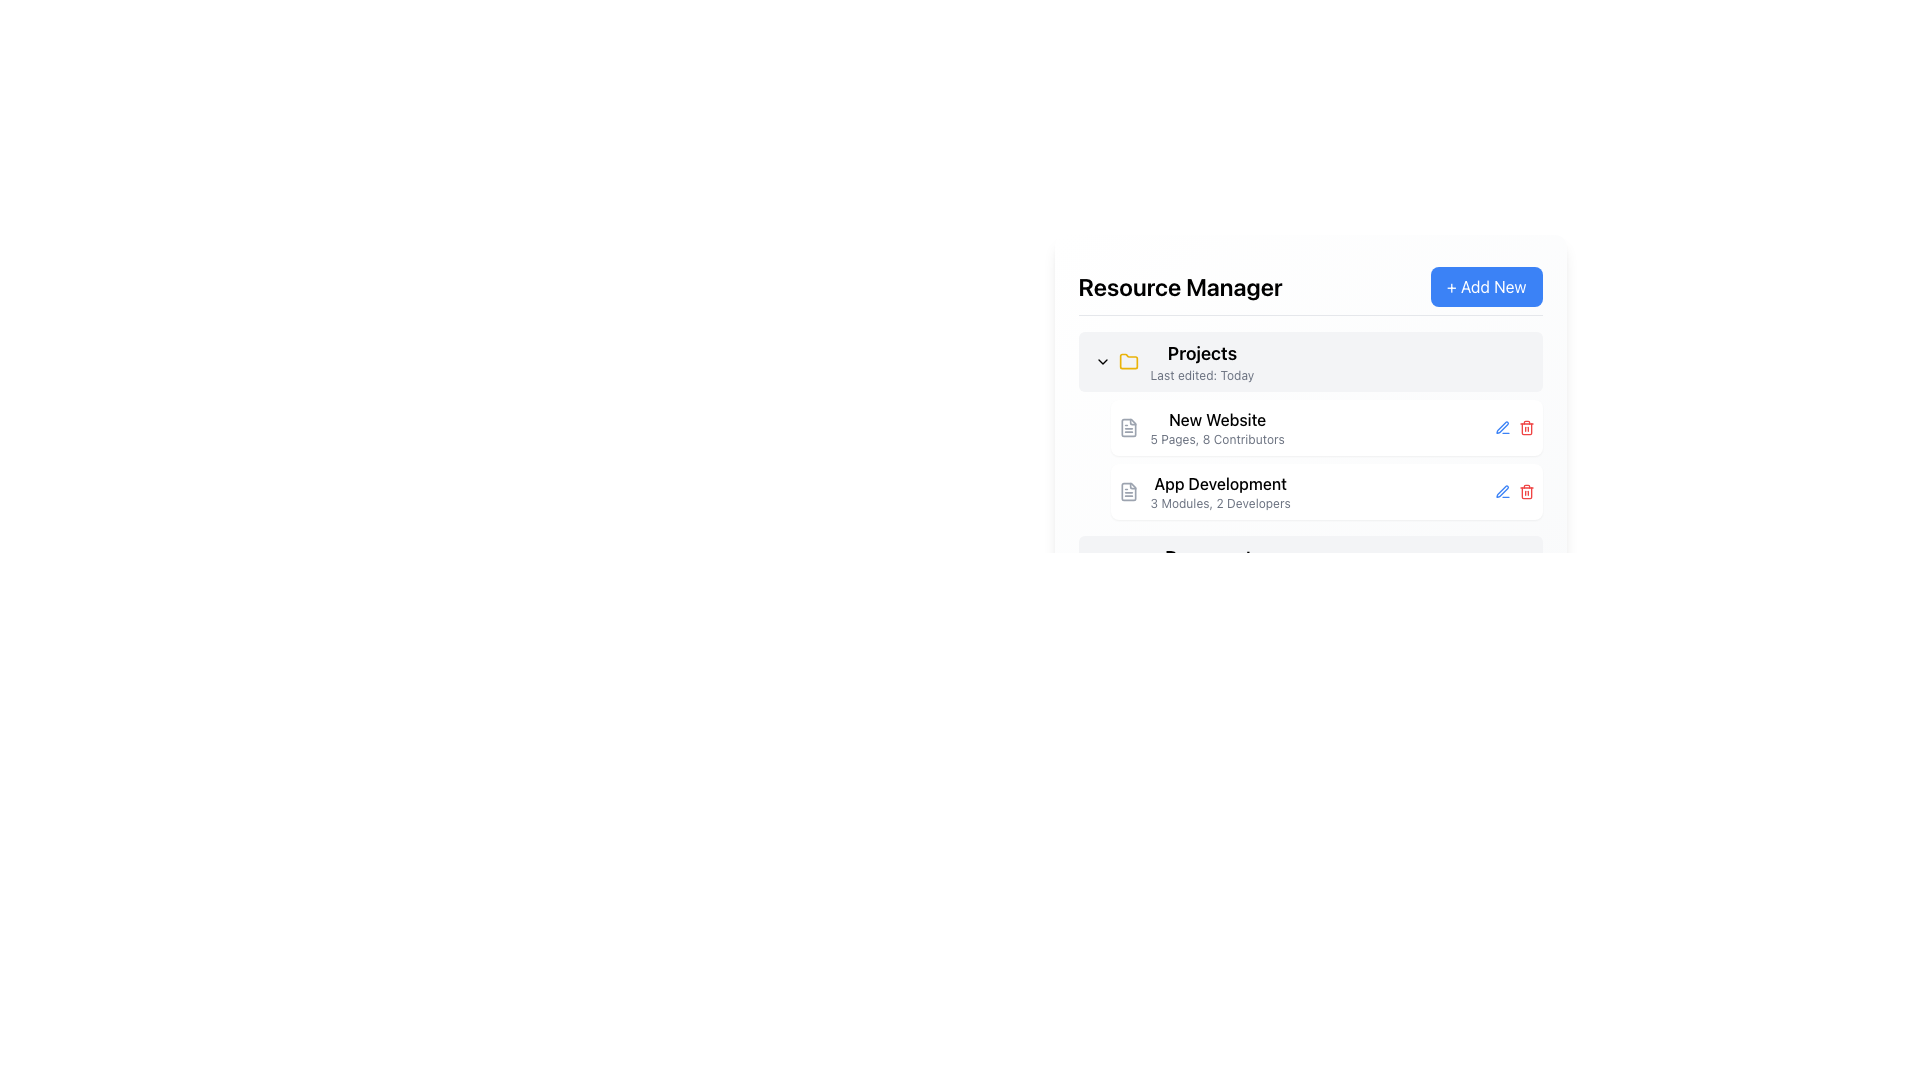  What do you see at coordinates (1216, 419) in the screenshot?
I see `the 'New Website' text label which is prominently styled and located in the 'Projects' section under 'Resource Manager'` at bounding box center [1216, 419].